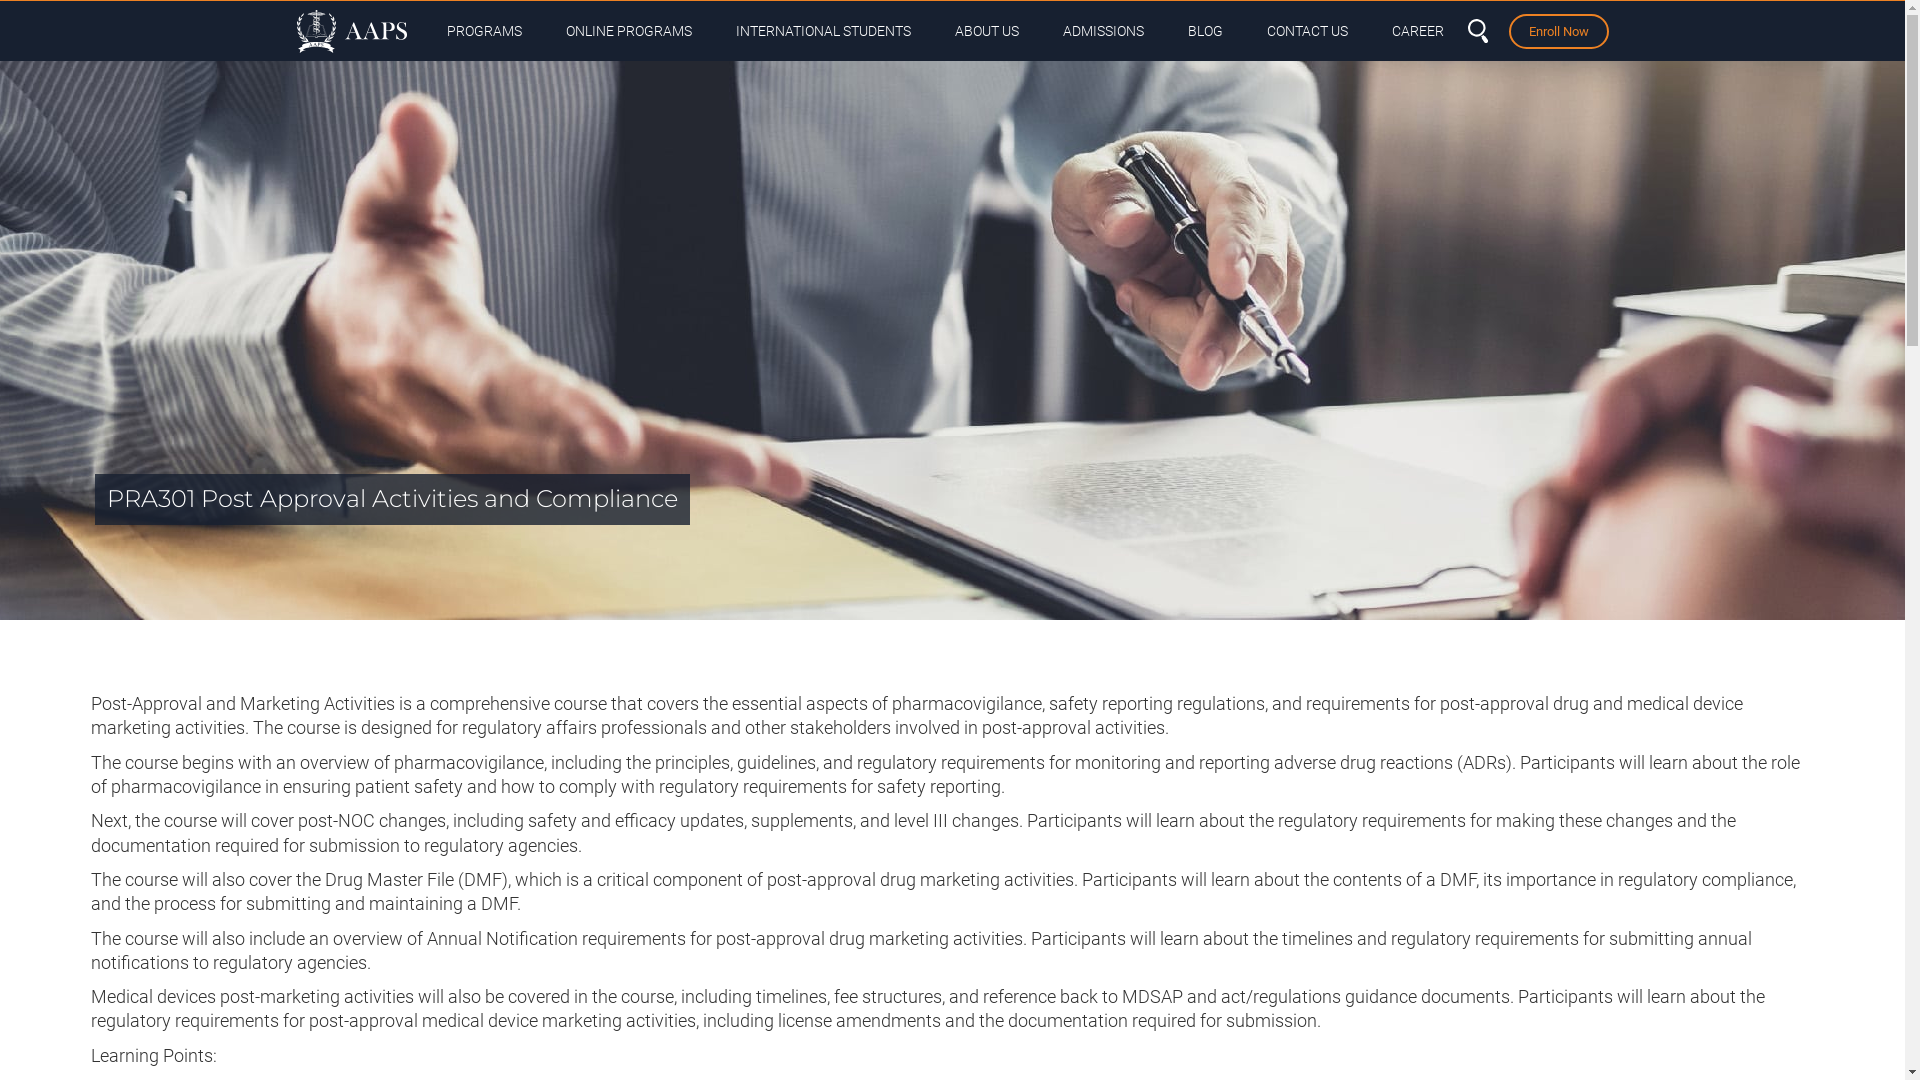 Image resolution: width=1920 pixels, height=1080 pixels. Describe the element at coordinates (1416, 30) in the screenshot. I see `'CAREER'` at that location.